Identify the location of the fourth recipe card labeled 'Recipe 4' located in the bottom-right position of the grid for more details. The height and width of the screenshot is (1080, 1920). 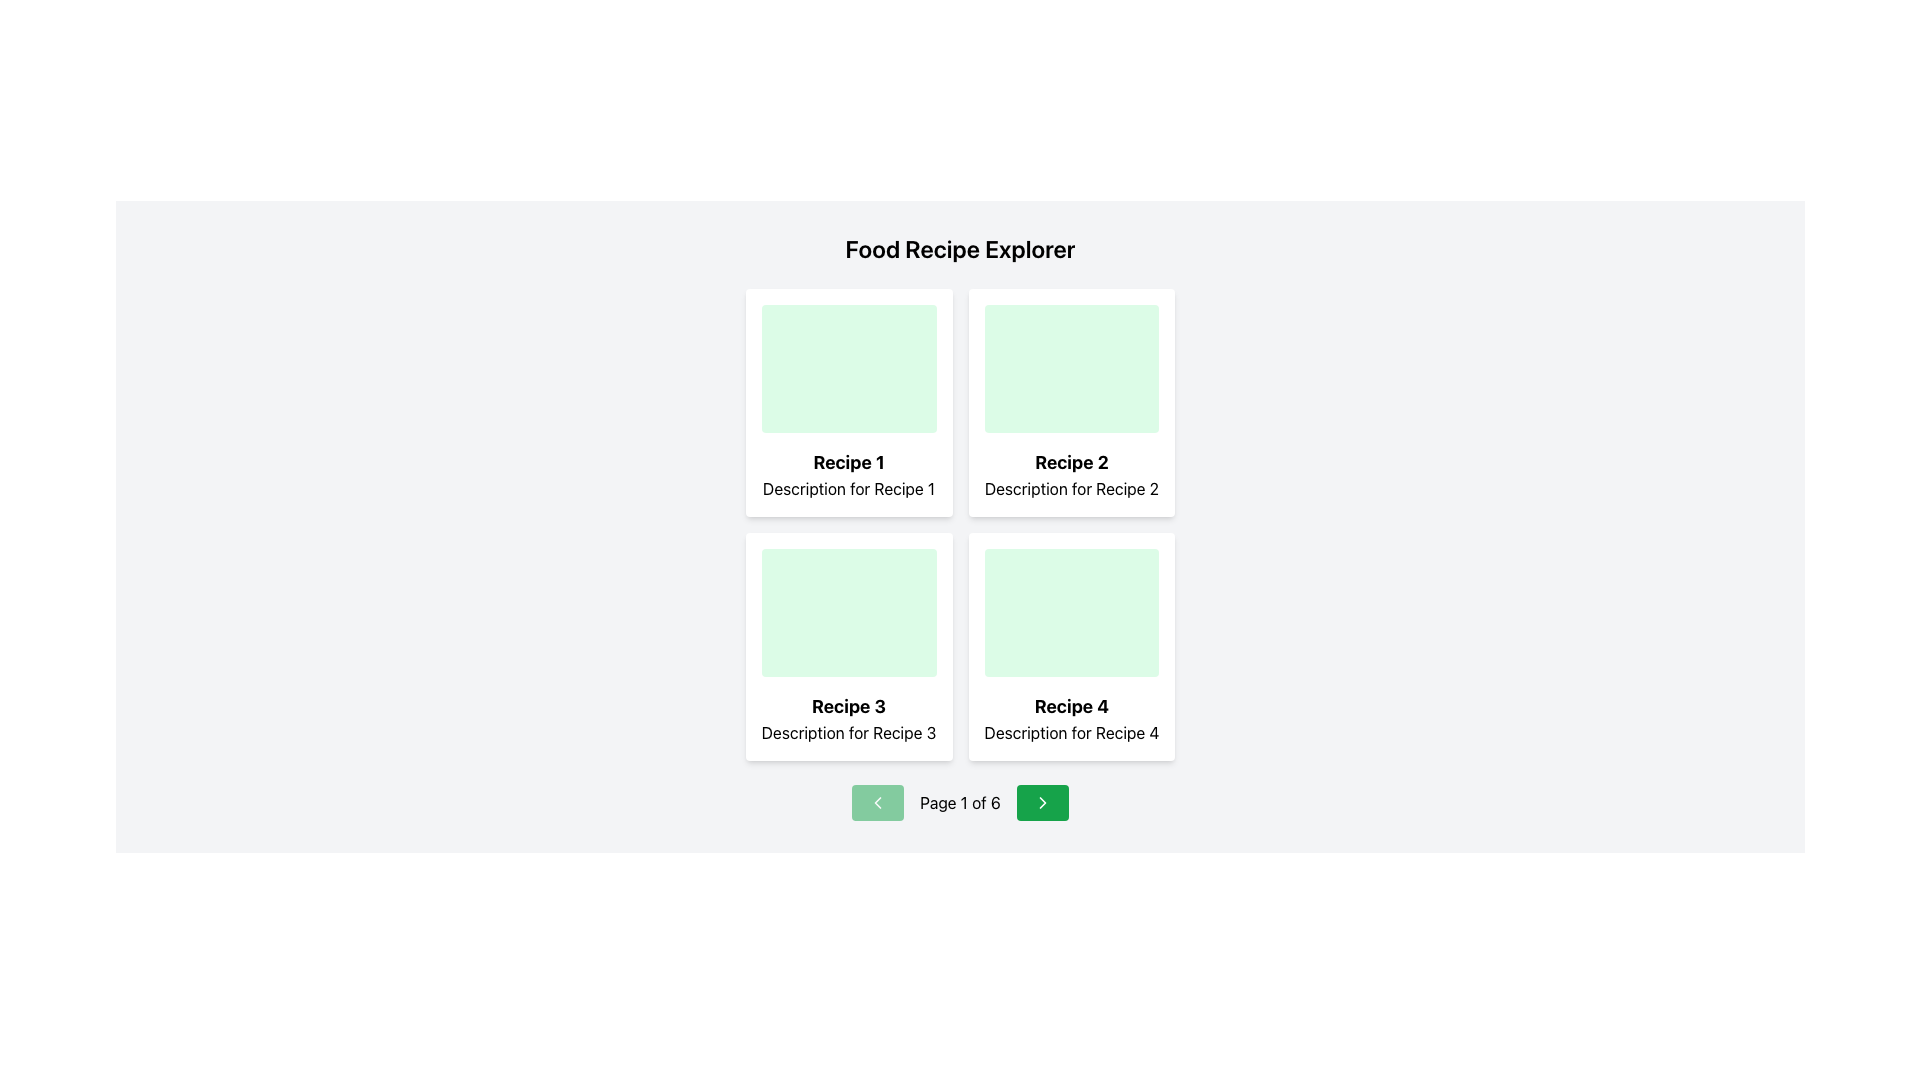
(1070, 647).